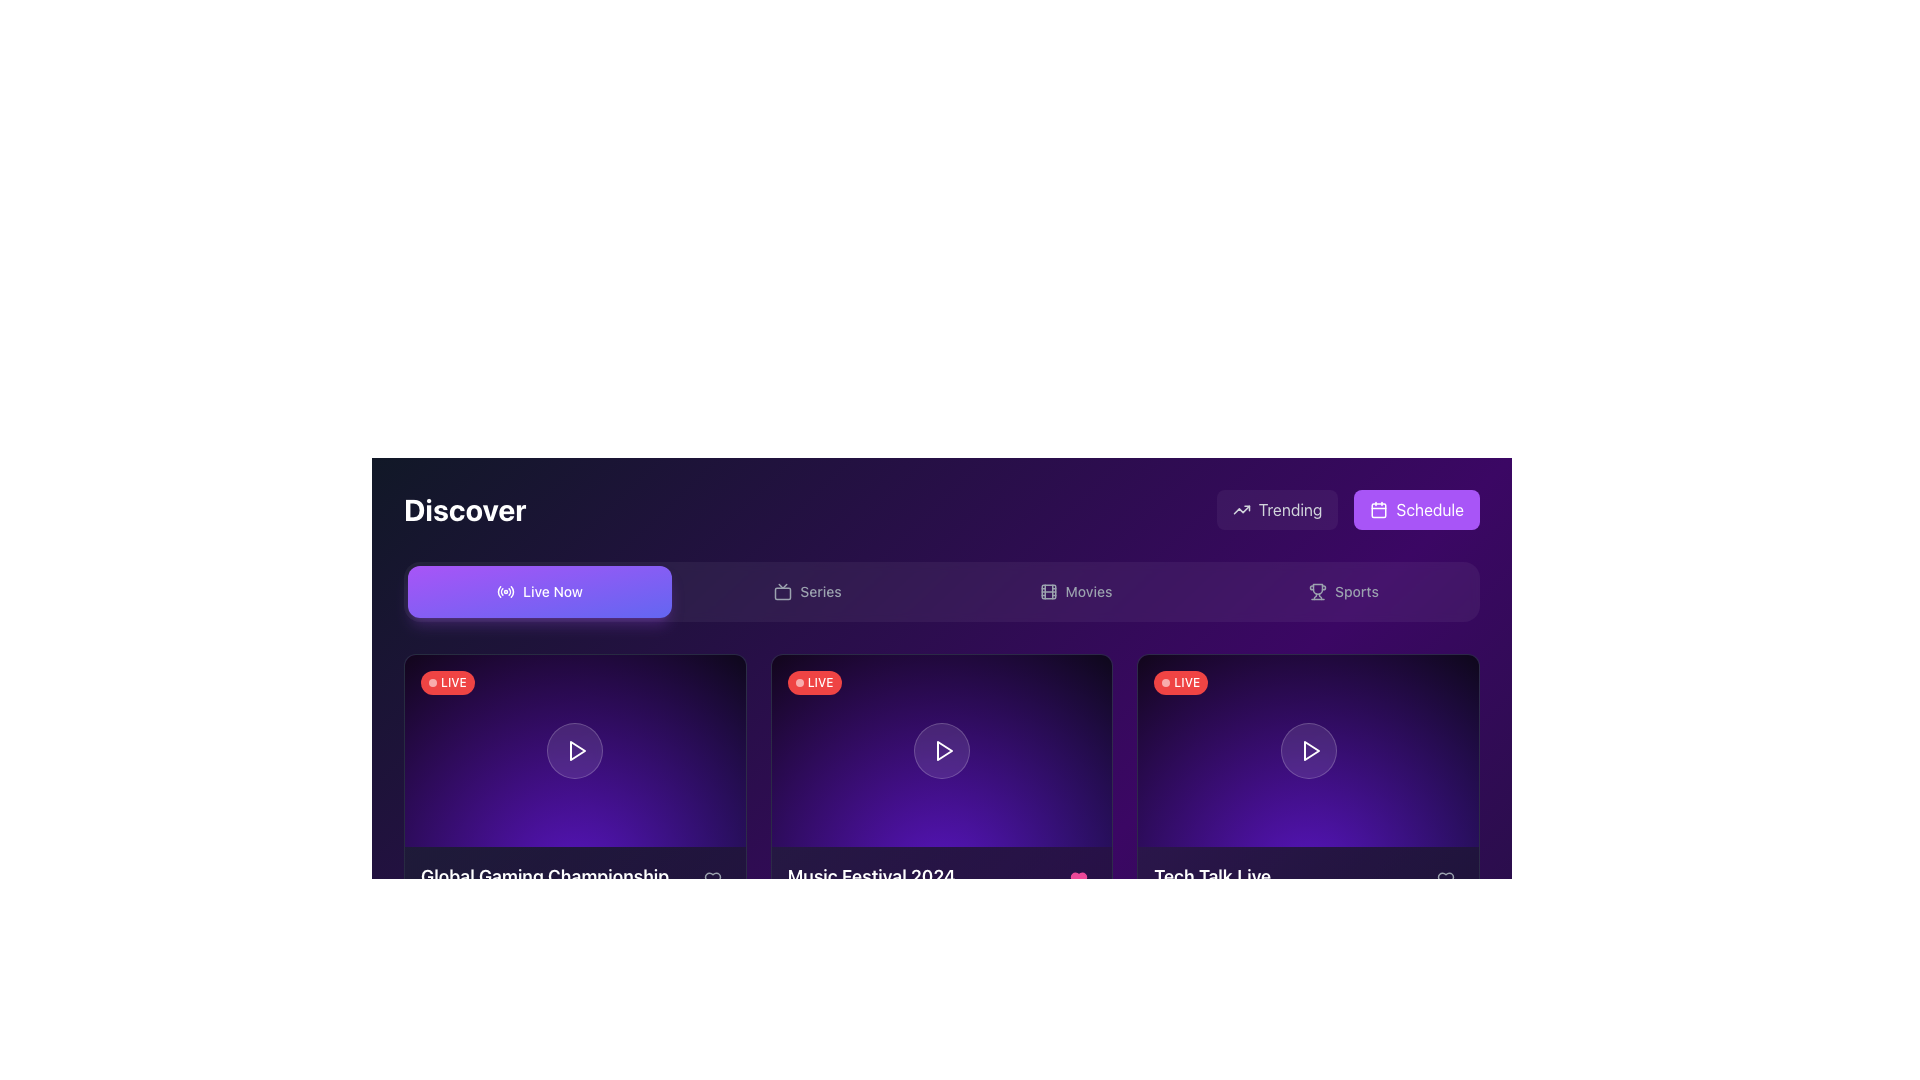 The height and width of the screenshot is (1080, 1920). What do you see at coordinates (1416, 508) in the screenshot?
I see `the 'Schedule' button with a purple background featuring a white calendar icon to highlight it` at bounding box center [1416, 508].